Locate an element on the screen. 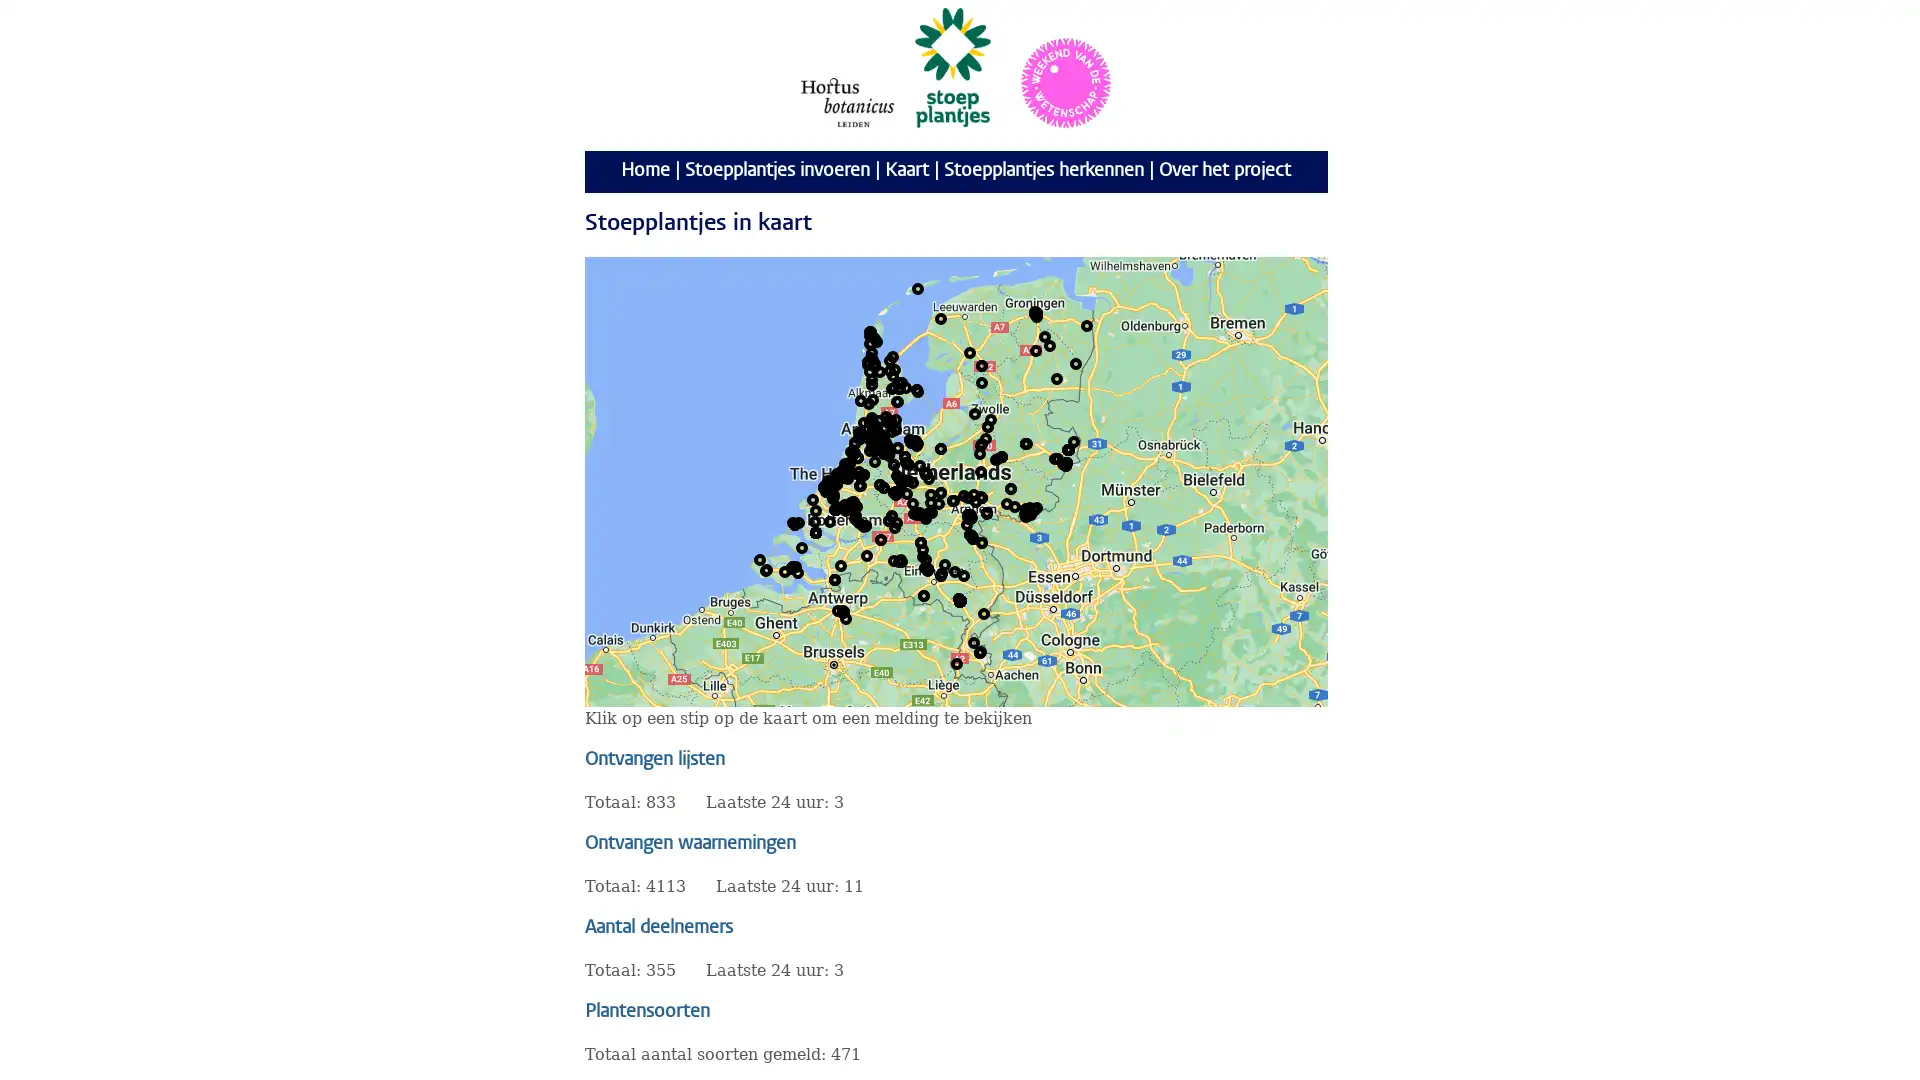 The image size is (1920, 1080). Telling van op 26 mei 2022 is located at coordinates (859, 485).